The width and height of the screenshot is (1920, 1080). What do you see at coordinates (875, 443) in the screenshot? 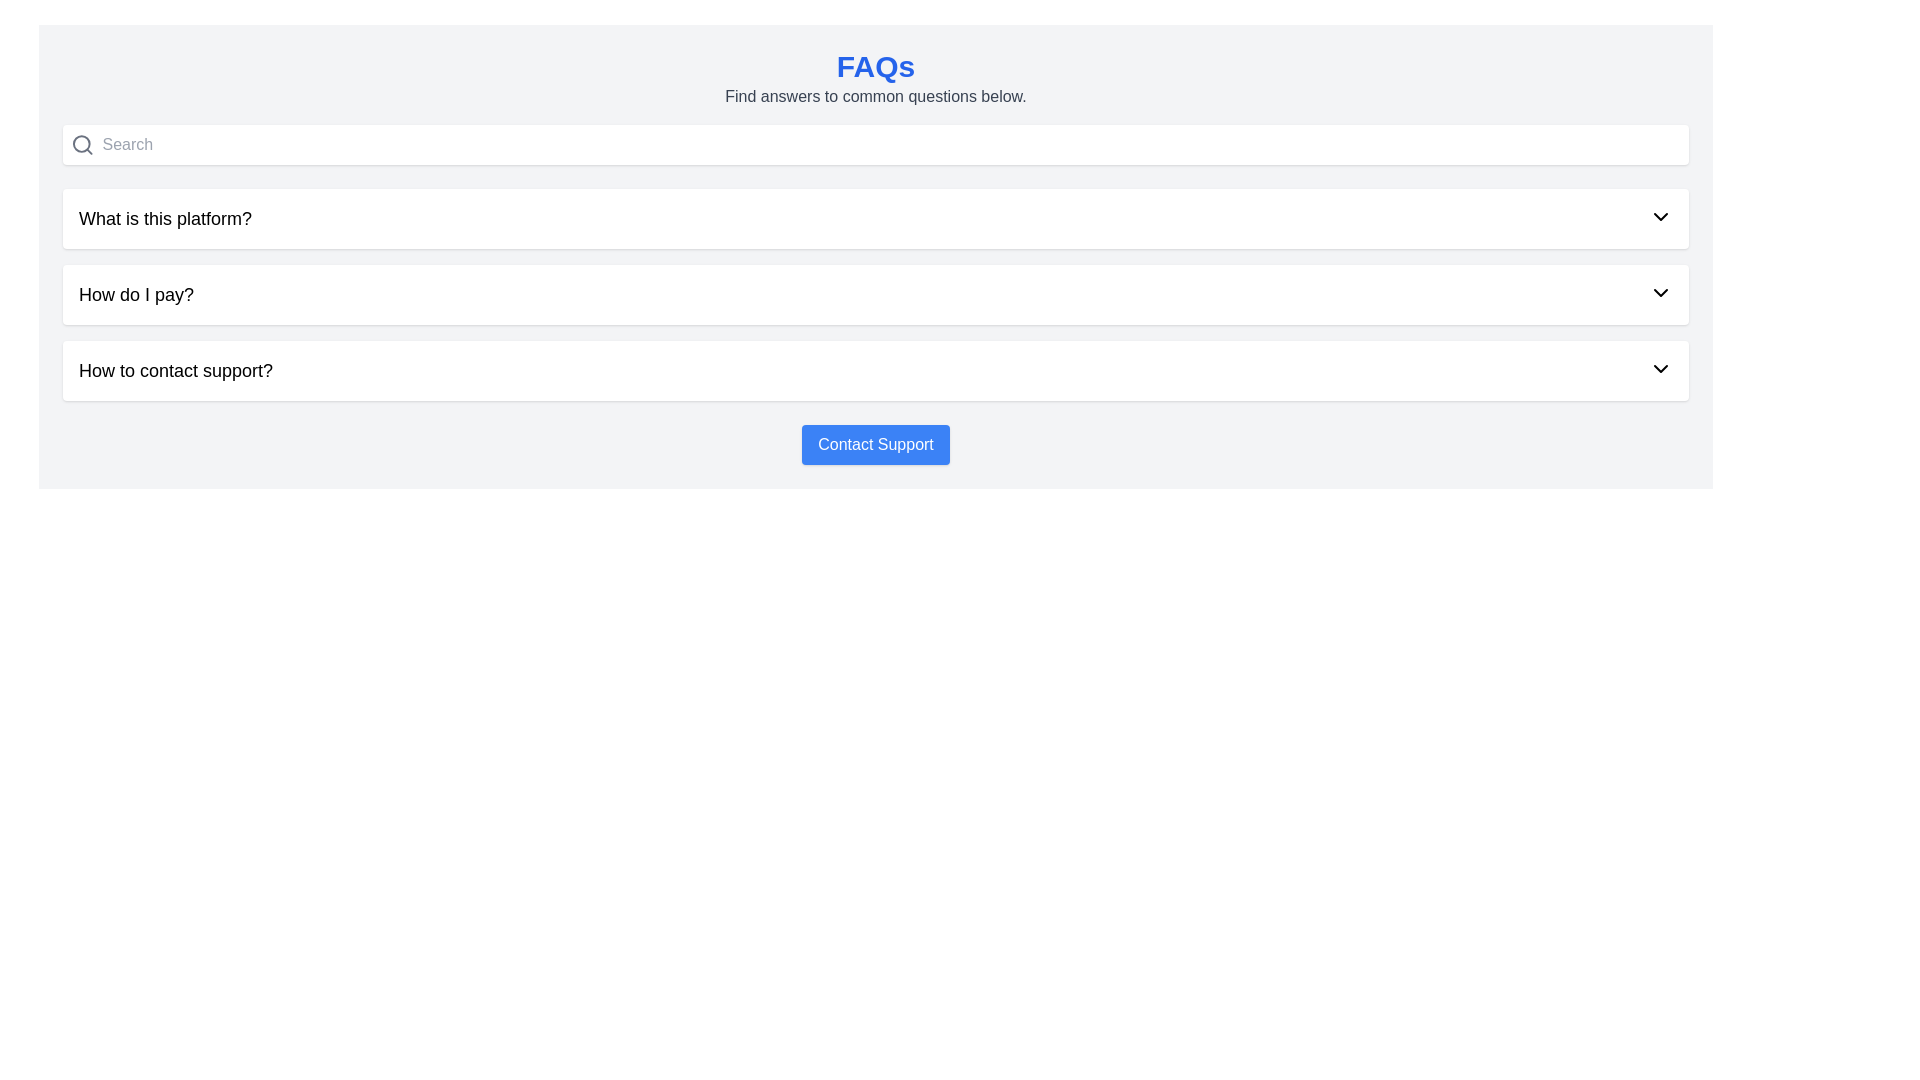
I see `the 'Contact Support' button, which is a horizontally-centered rectangular button with rounded corners and a blue background located at the bottom of the FAQs section` at bounding box center [875, 443].